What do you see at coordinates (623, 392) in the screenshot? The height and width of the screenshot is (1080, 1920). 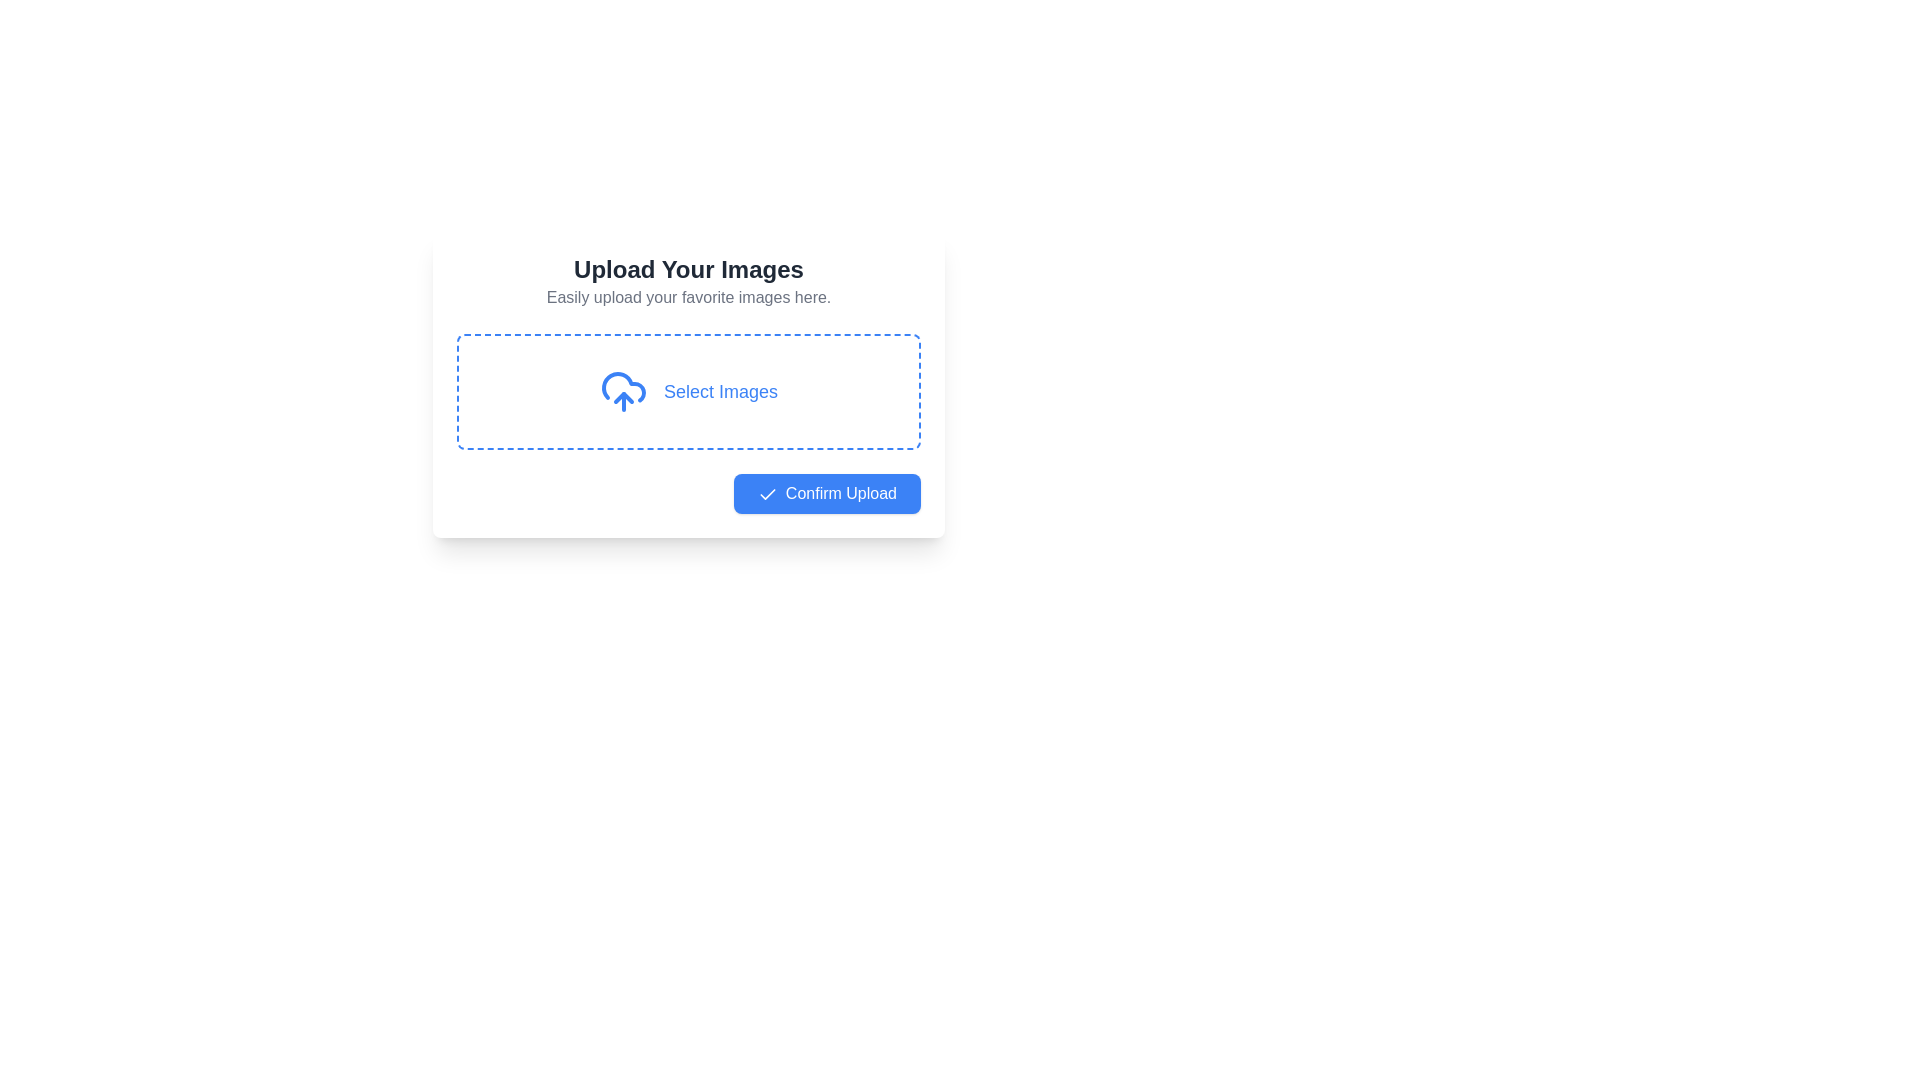 I see `the blue cloud icon with an upward arrow, which is located to the left of the 'Select Images' text in the dashed-bordered rectangular area` at bounding box center [623, 392].